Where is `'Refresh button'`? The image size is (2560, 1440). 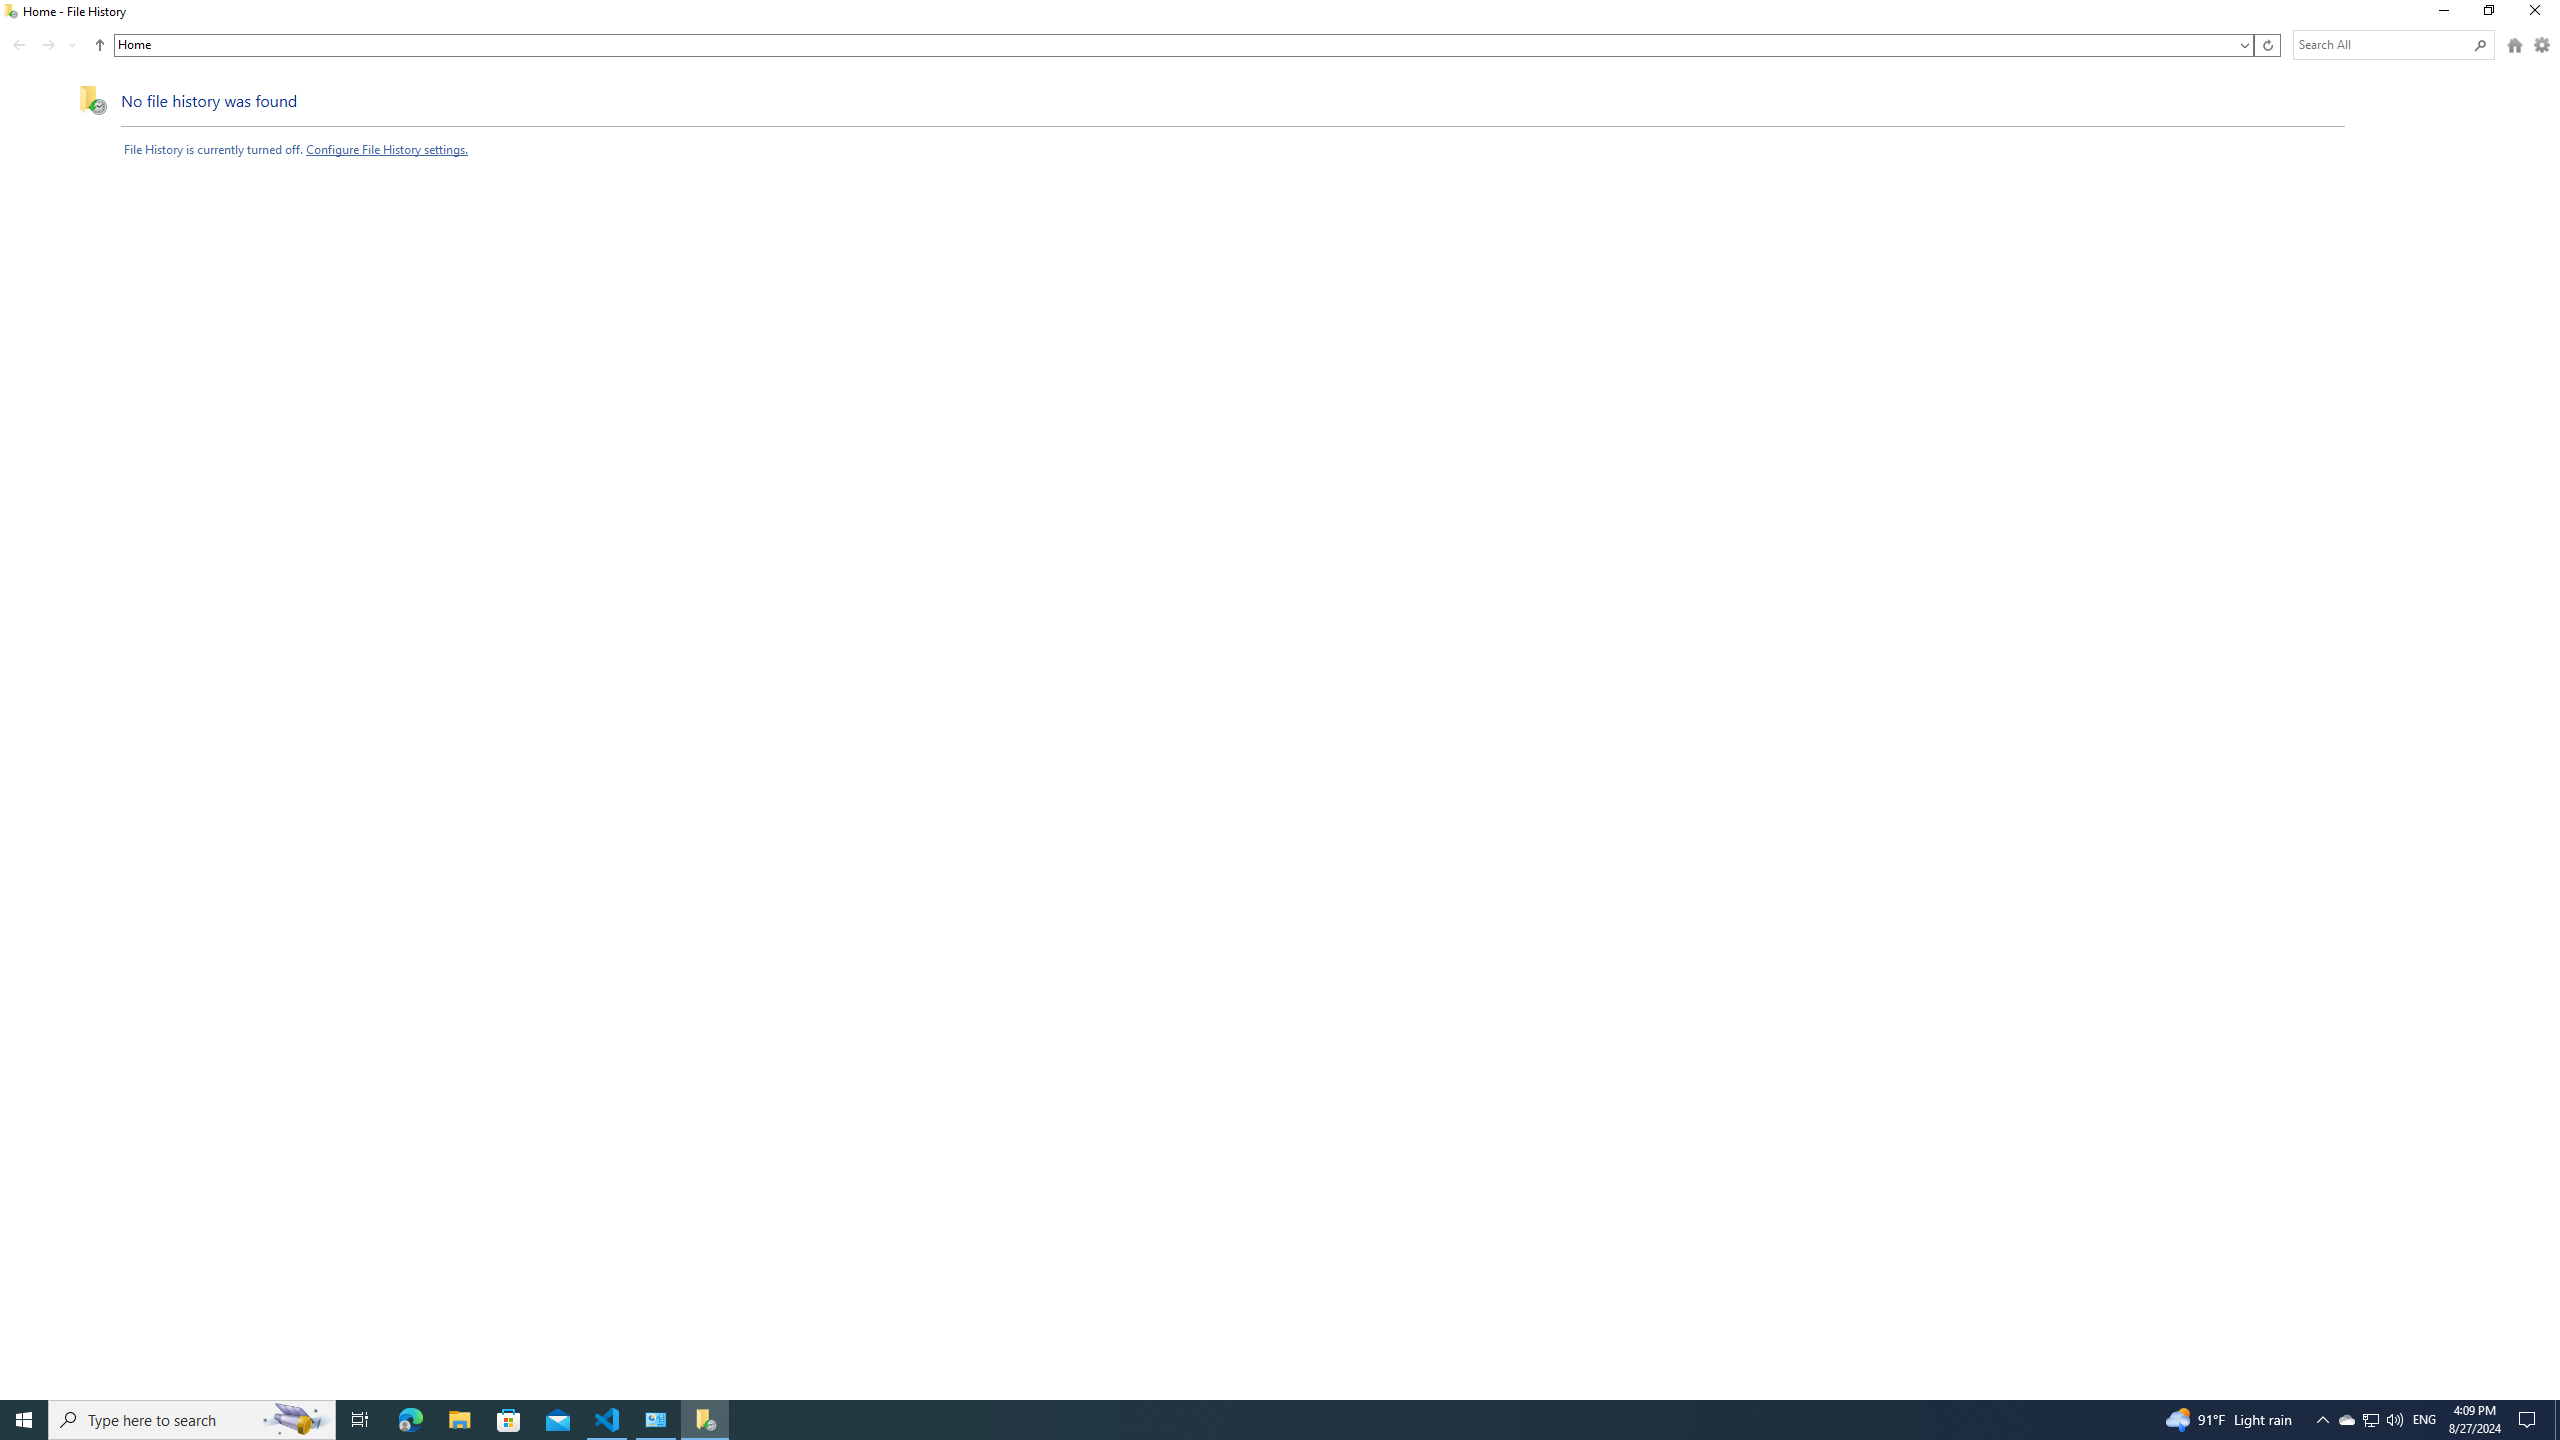
'Refresh button' is located at coordinates (2266, 45).